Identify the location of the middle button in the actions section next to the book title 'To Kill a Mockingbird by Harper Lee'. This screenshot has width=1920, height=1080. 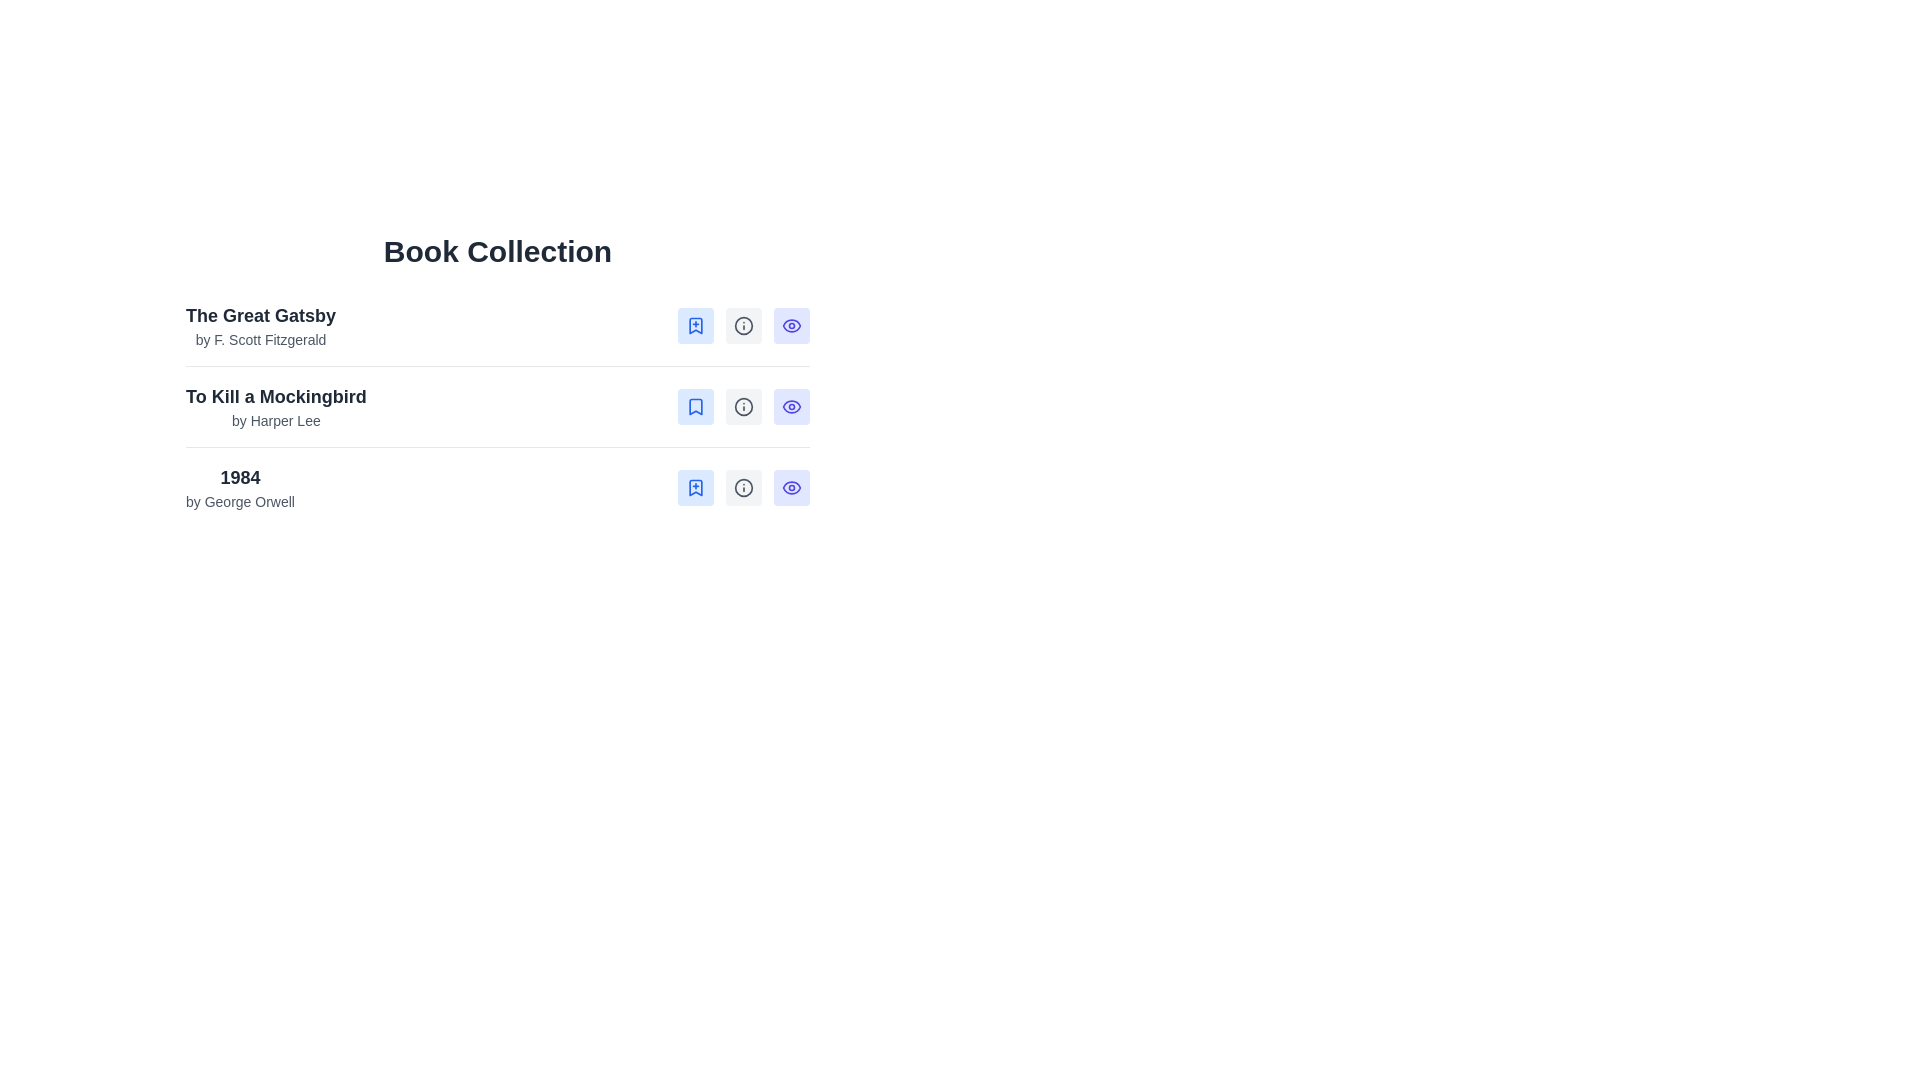
(743, 406).